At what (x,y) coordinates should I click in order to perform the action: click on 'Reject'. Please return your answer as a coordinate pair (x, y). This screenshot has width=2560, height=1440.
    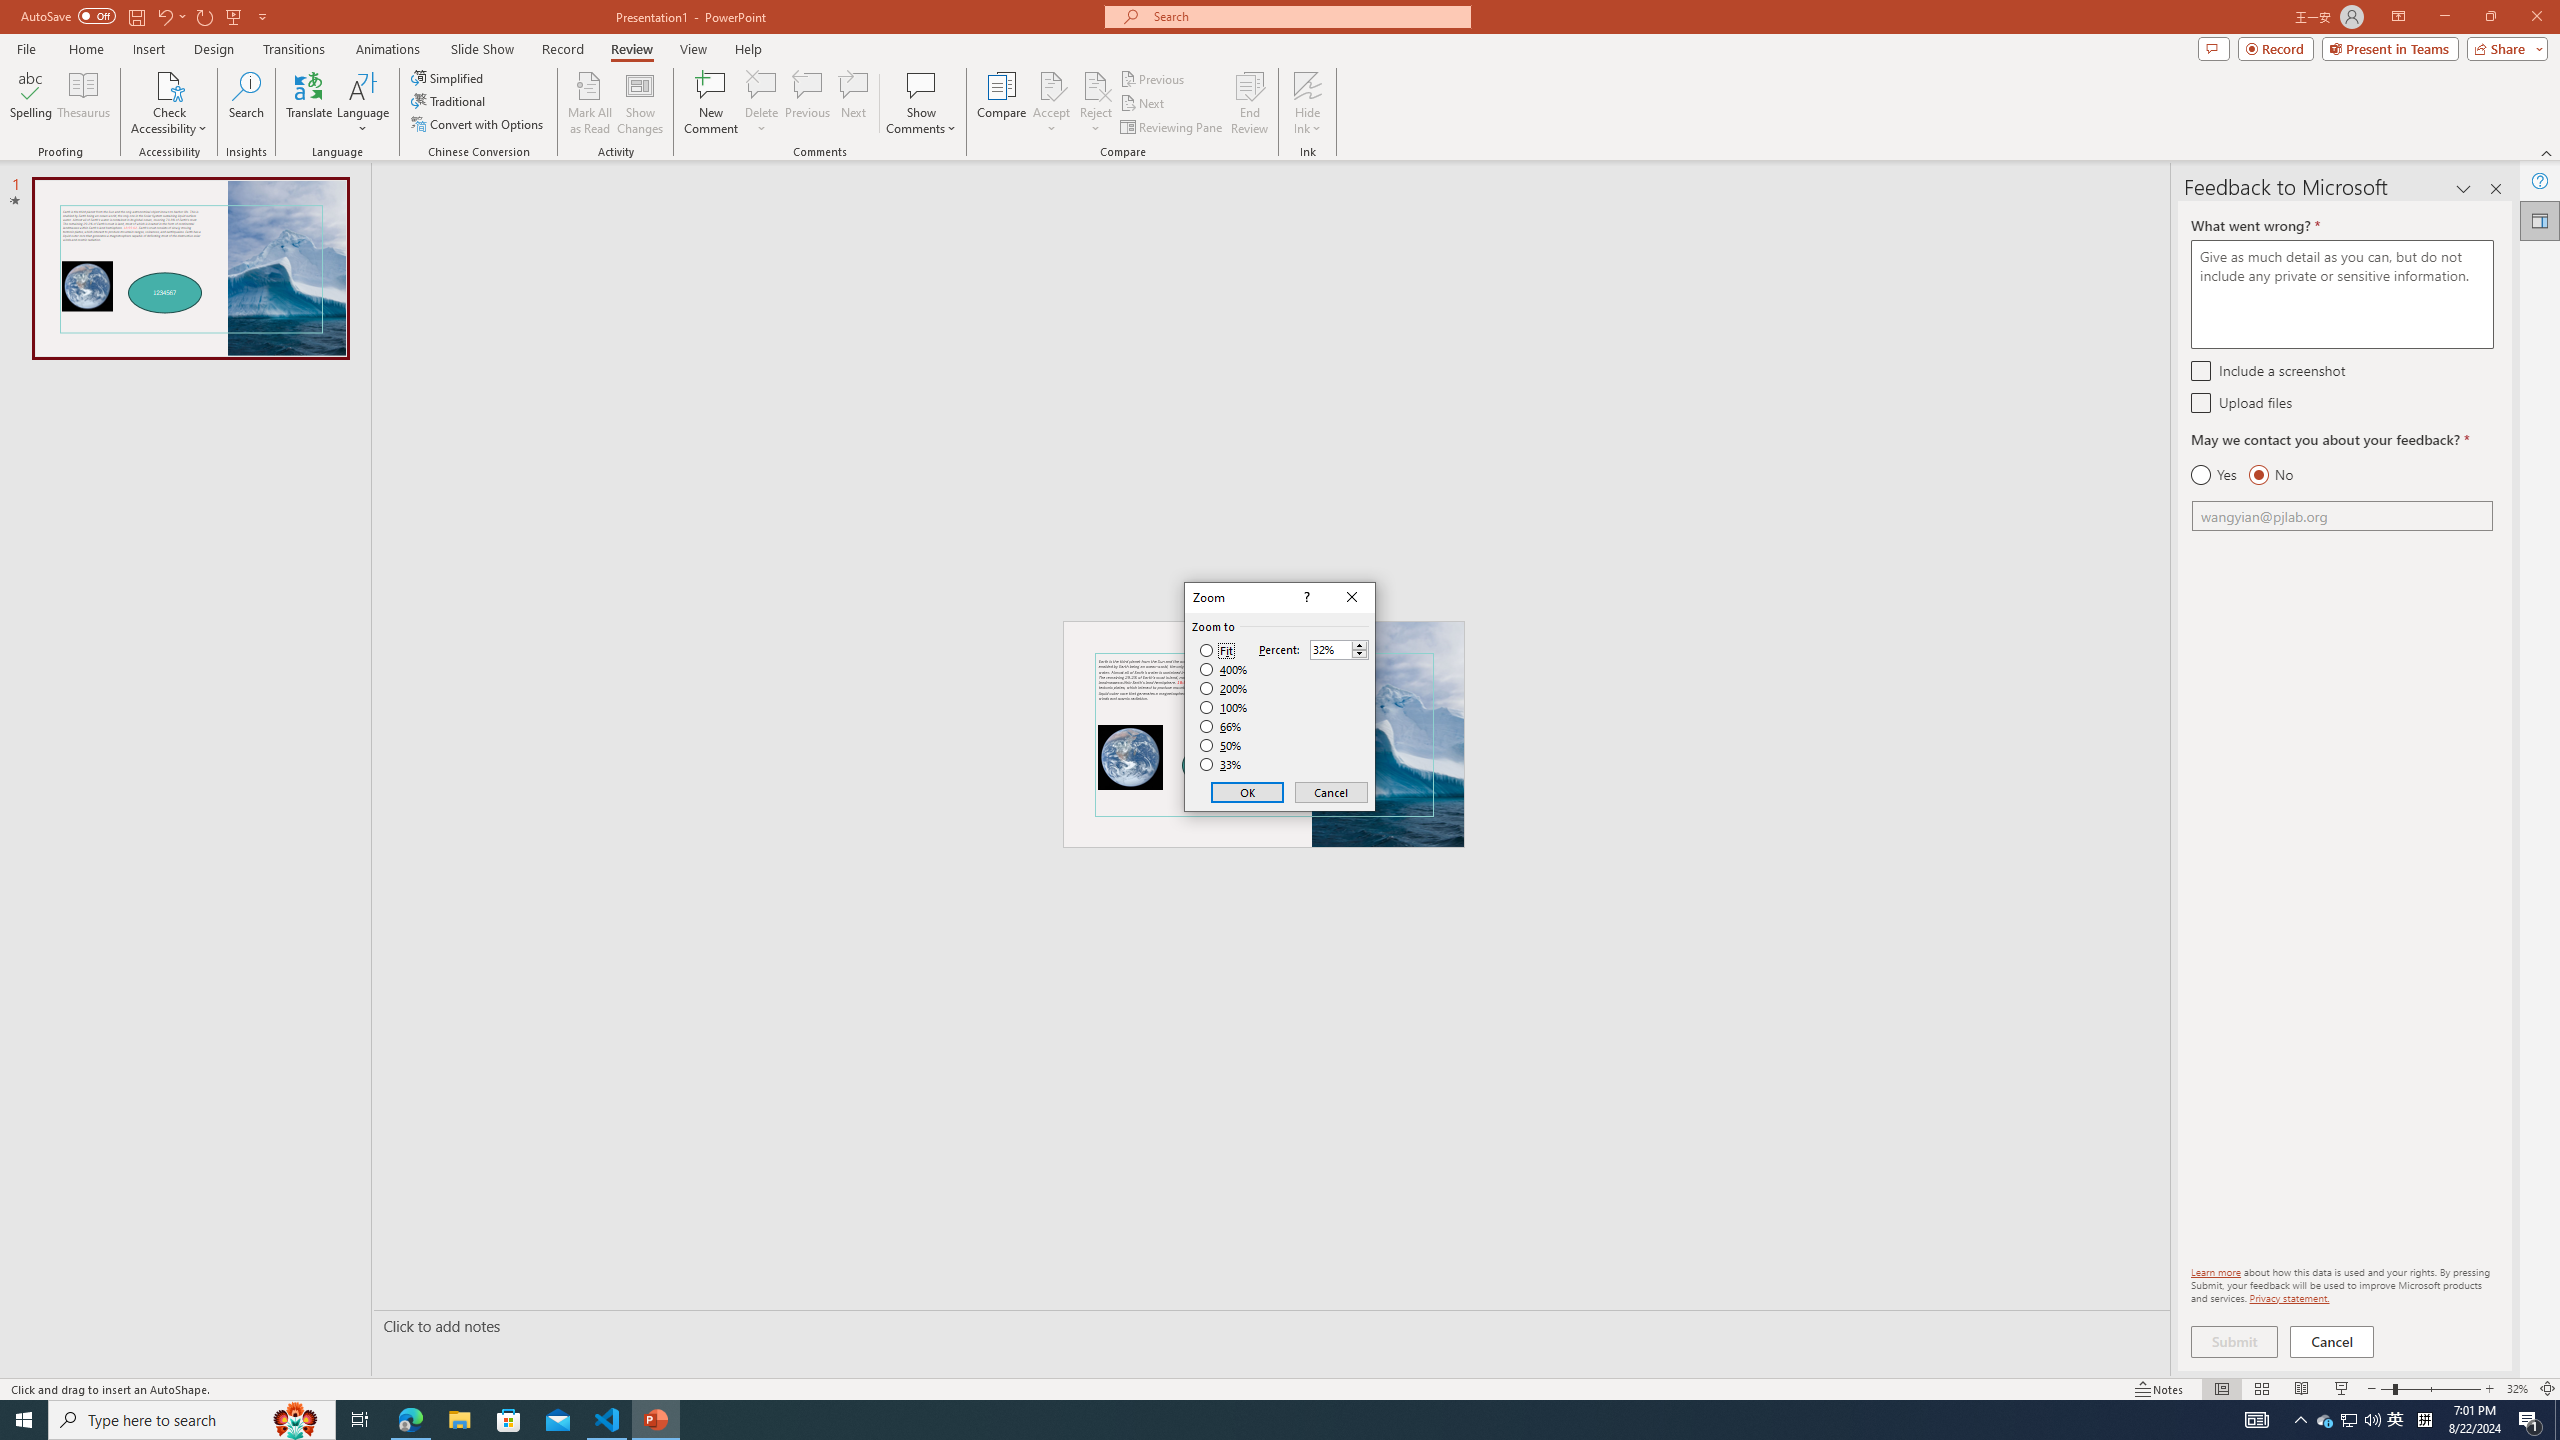
    Looking at the image, I should click on (1094, 103).